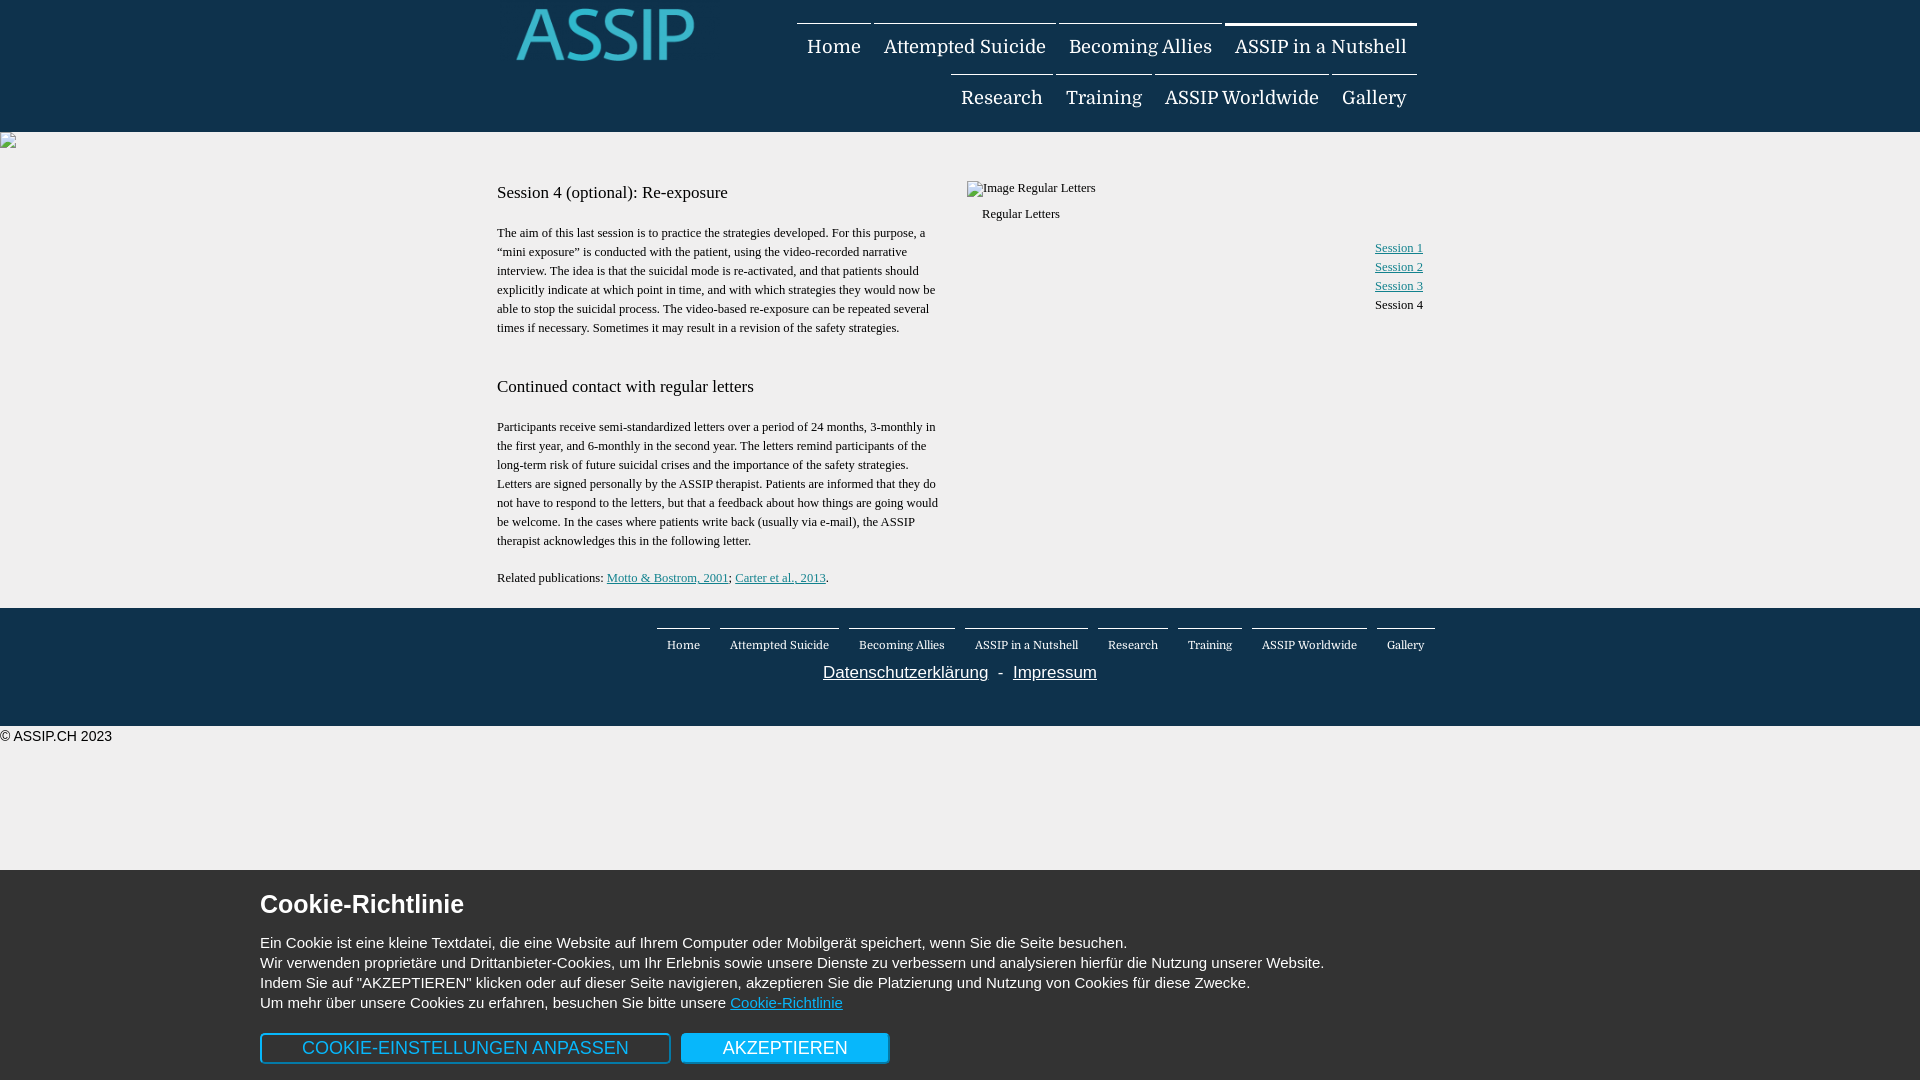 The width and height of the screenshot is (1920, 1080). What do you see at coordinates (1241, 97) in the screenshot?
I see `'ASSIP Worldwide'` at bounding box center [1241, 97].